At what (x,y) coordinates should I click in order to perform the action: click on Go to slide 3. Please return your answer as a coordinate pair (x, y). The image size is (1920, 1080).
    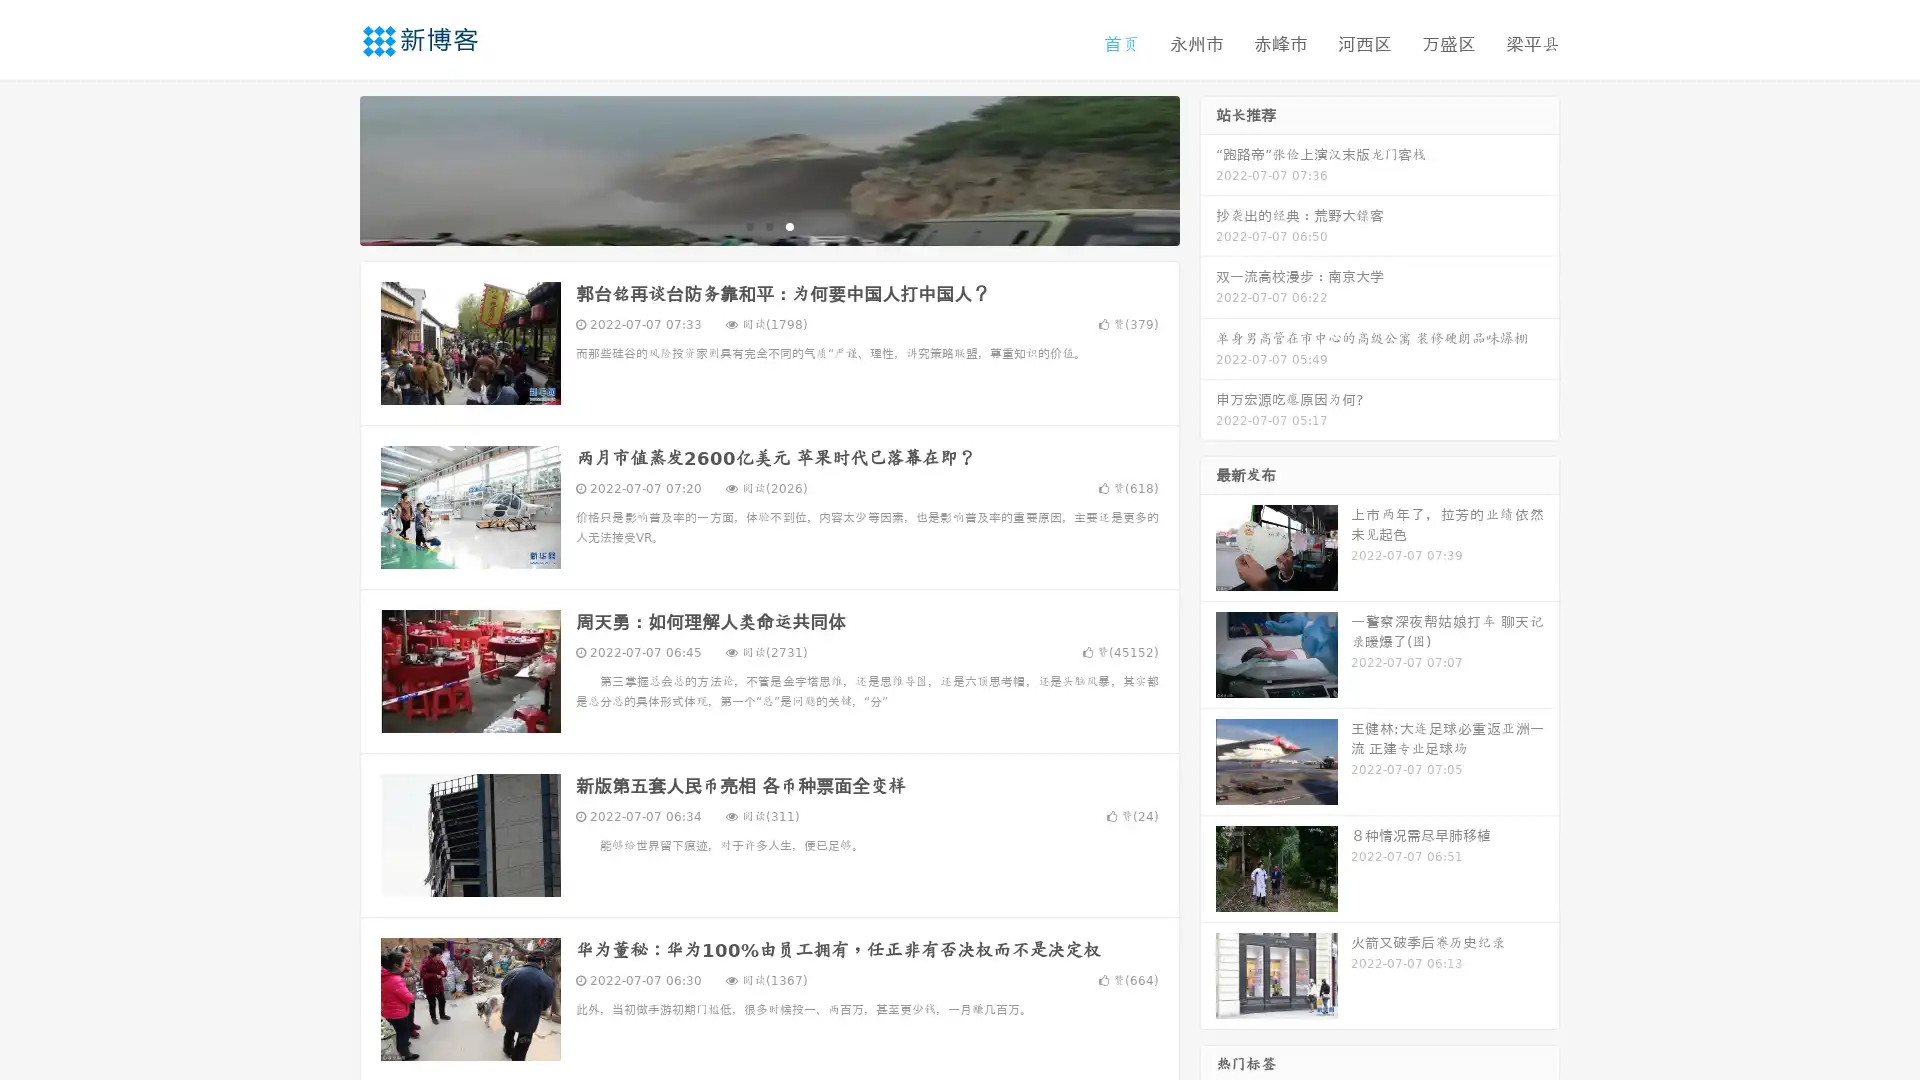
    Looking at the image, I should click on (789, 225).